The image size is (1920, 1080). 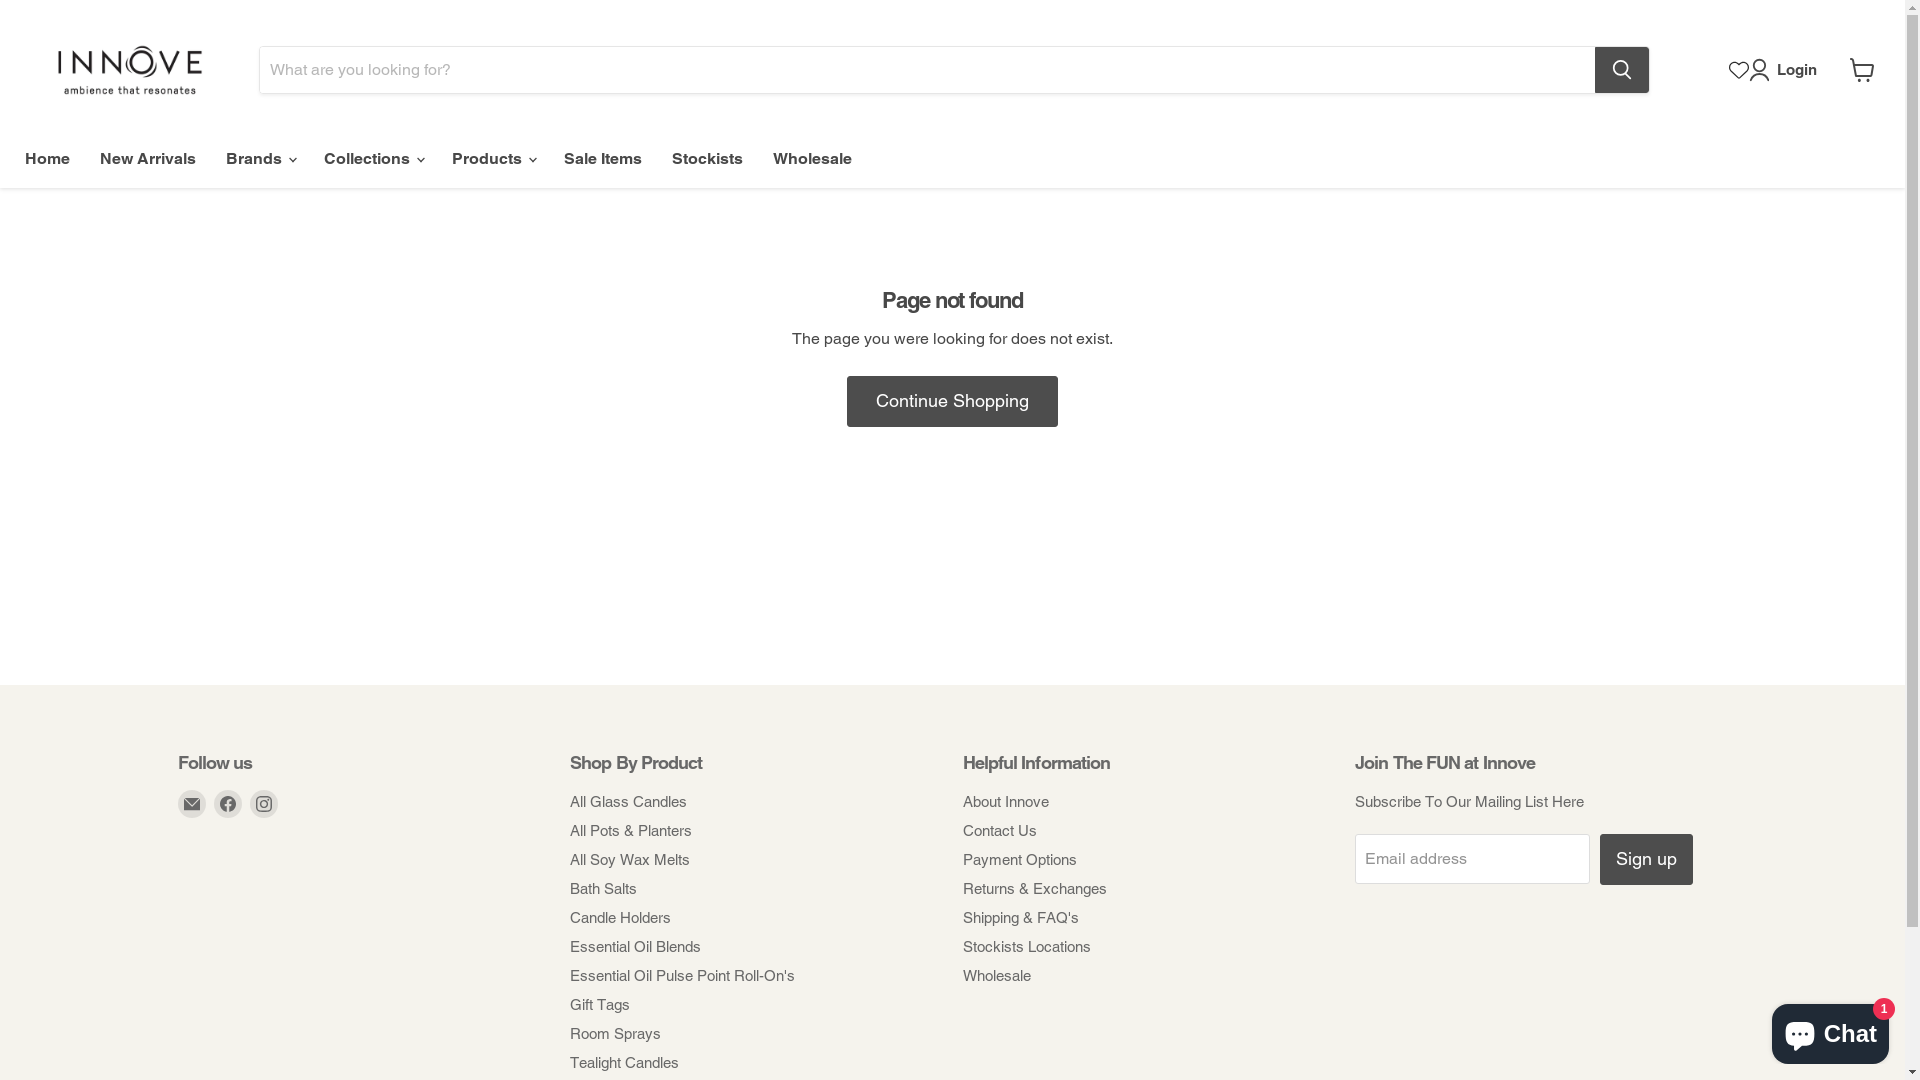 What do you see at coordinates (569, 800) in the screenshot?
I see `'All Glass Candles'` at bounding box center [569, 800].